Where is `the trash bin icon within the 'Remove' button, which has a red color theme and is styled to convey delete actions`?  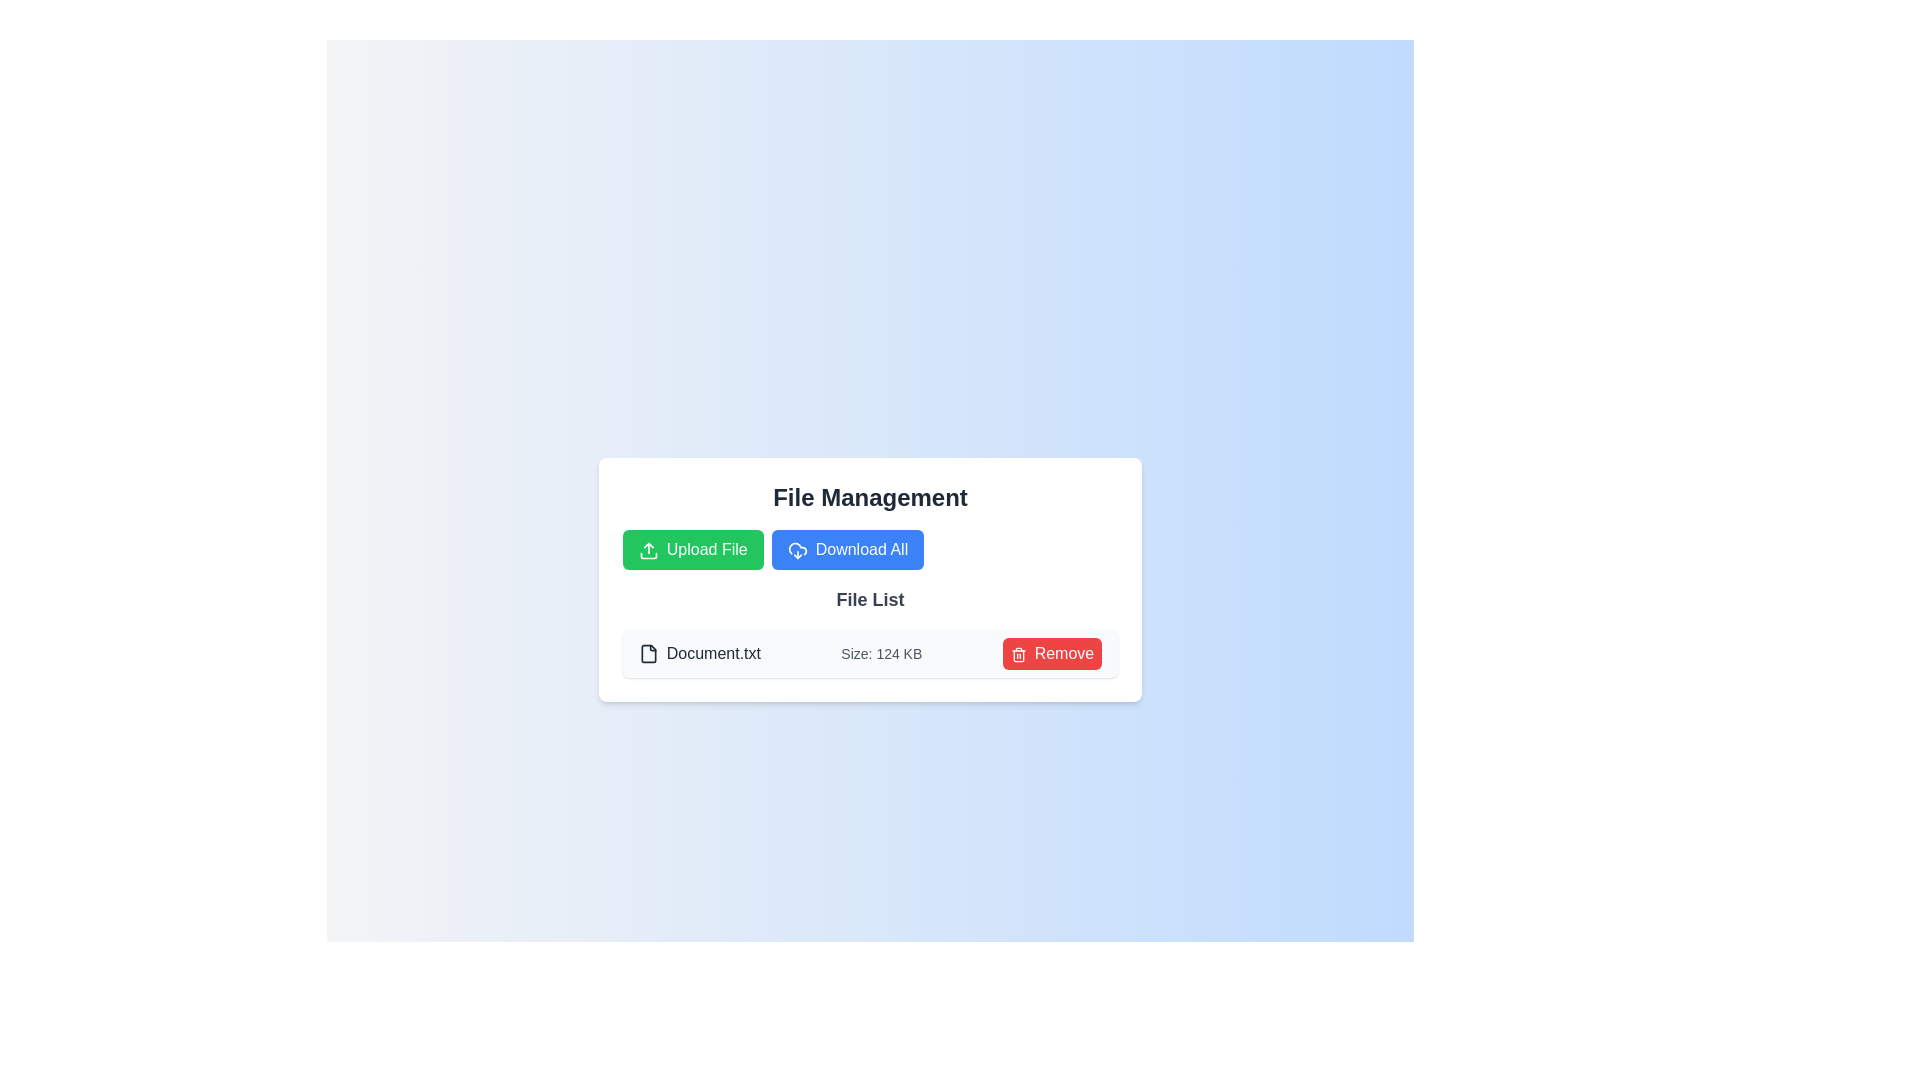 the trash bin icon within the 'Remove' button, which has a red color theme and is styled to convey delete actions is located at coordinates (1018, 654).